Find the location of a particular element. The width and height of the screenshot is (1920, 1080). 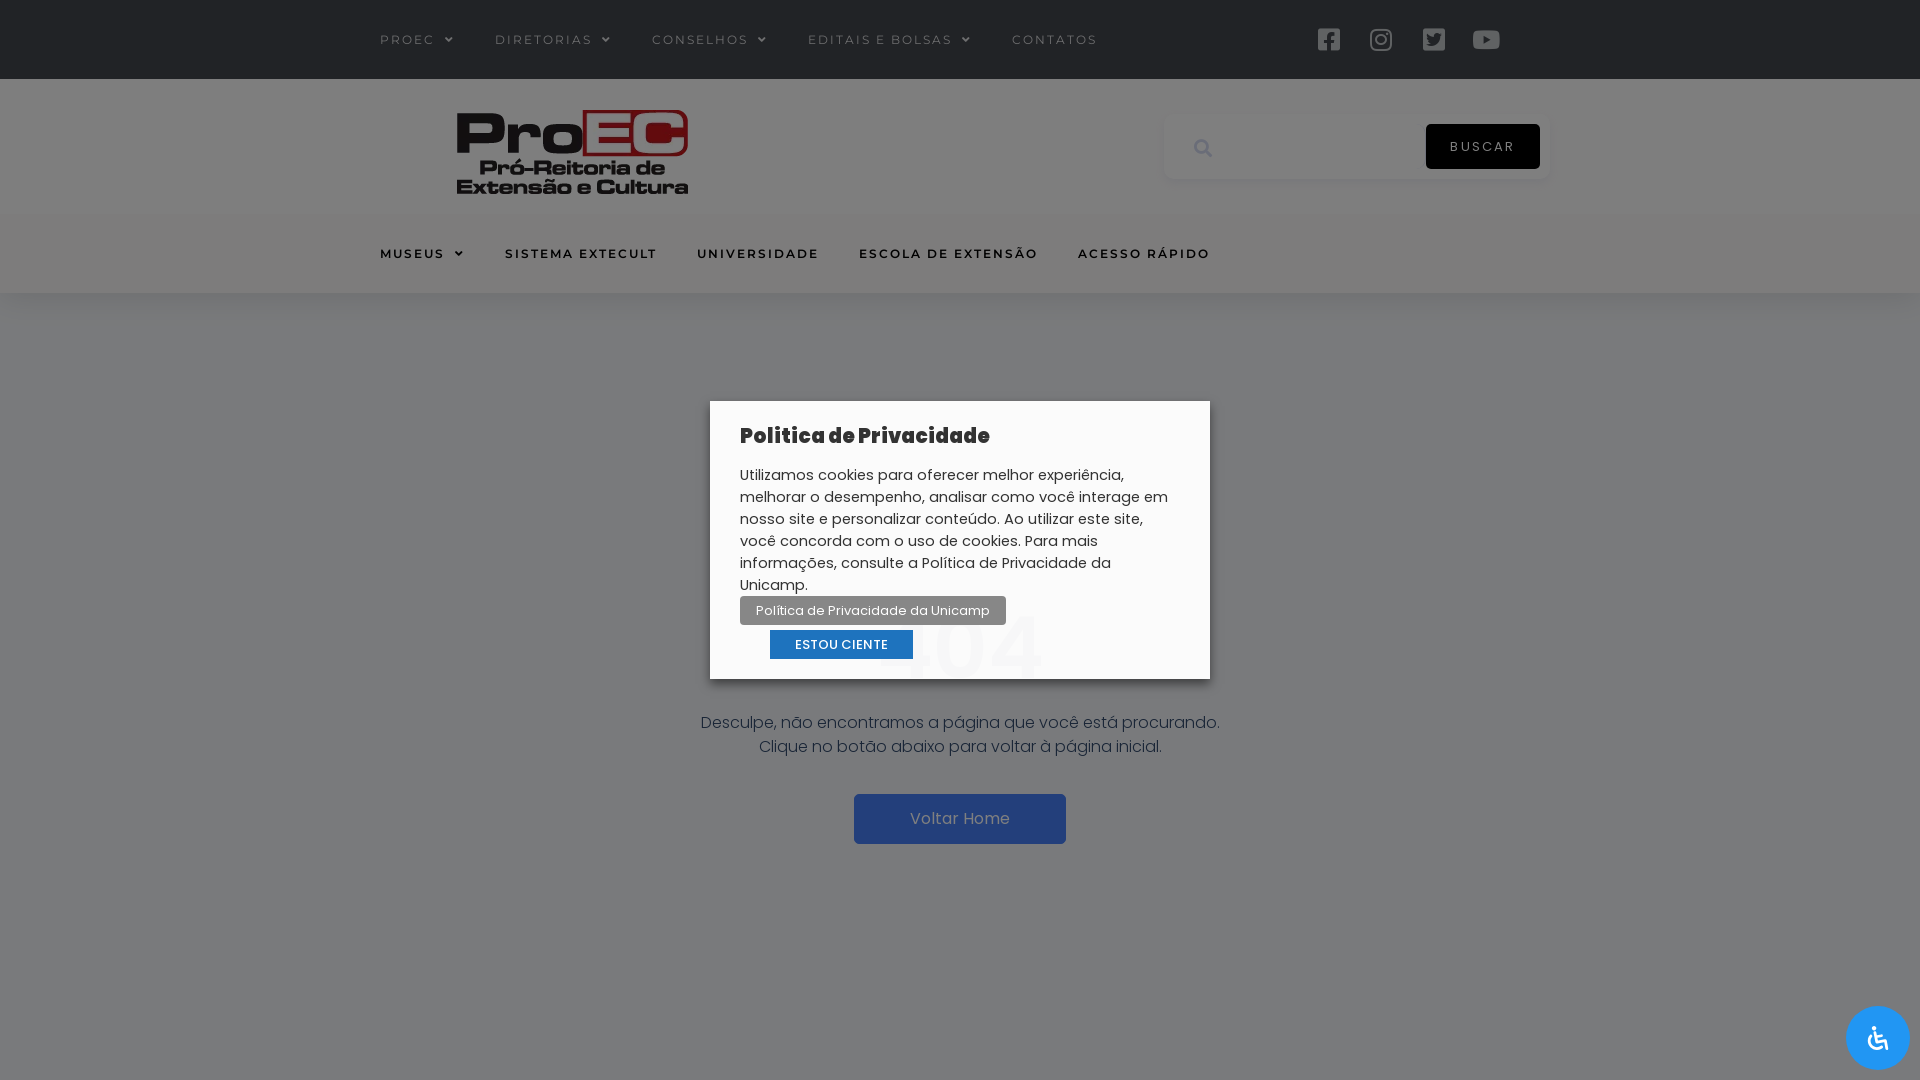

'DIRETORIAS' is located at coordinates (553, 39).